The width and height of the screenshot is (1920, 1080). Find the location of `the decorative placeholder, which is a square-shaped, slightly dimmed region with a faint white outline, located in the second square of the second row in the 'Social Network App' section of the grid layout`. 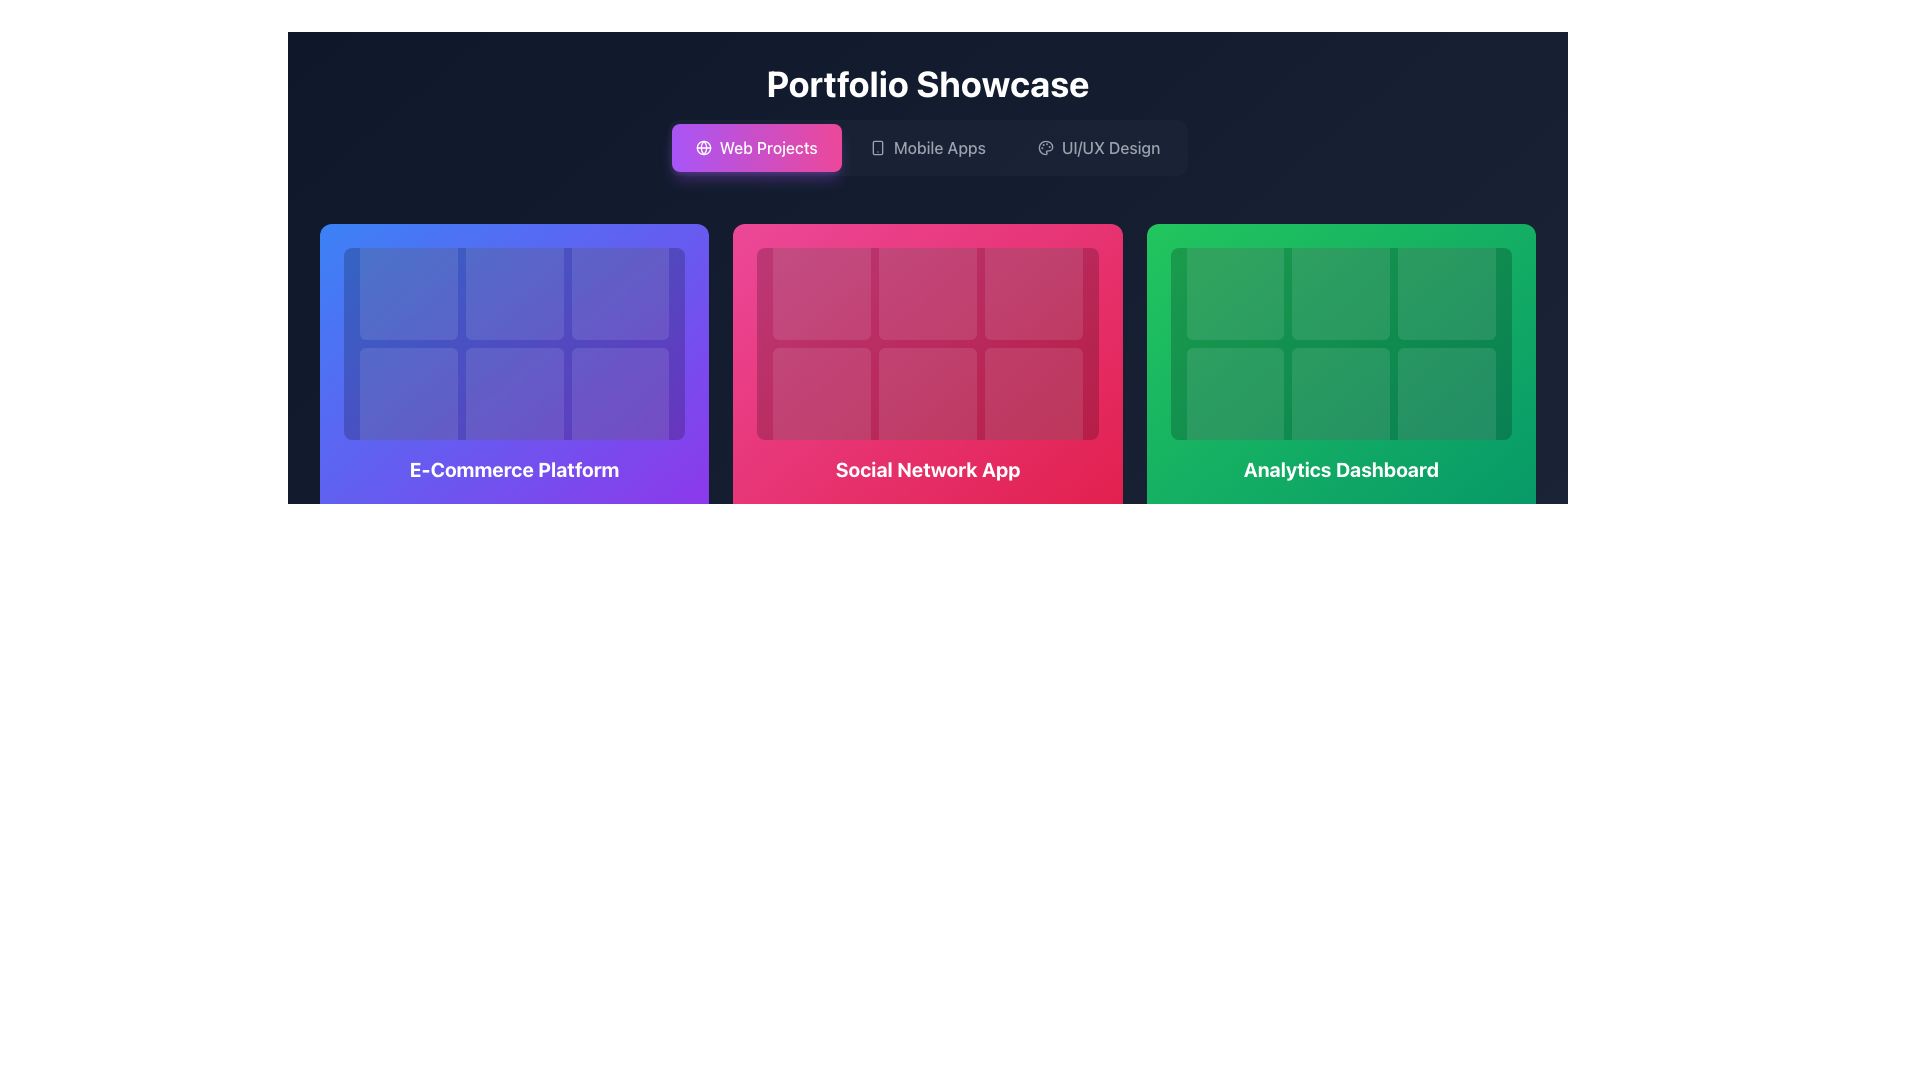

the decorative placeholder, which is a square-shaped, slightly dimmed region with a faint white outline, located in the second square of the second row in the 'Social Network App' section of the grid layout is located at coordinates (926, 396).